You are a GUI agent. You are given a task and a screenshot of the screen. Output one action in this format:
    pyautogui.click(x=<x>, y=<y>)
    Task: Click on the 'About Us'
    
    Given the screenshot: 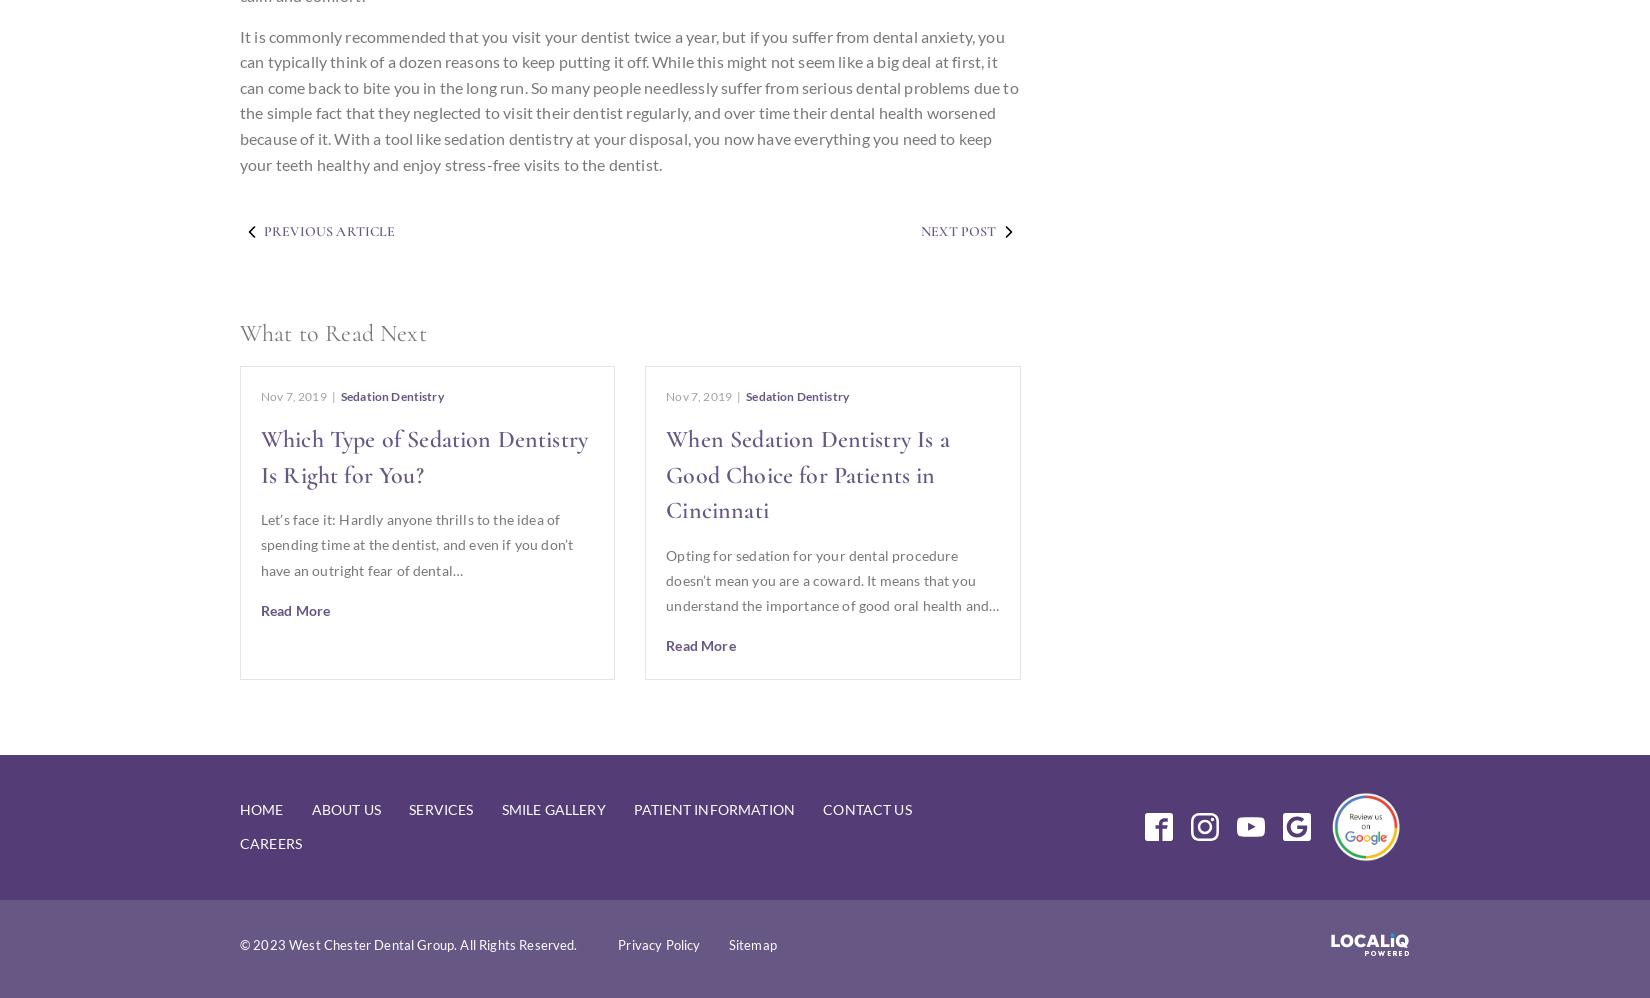 What is the action you would take?
    pyautogui.click(x=311, y=808)
    